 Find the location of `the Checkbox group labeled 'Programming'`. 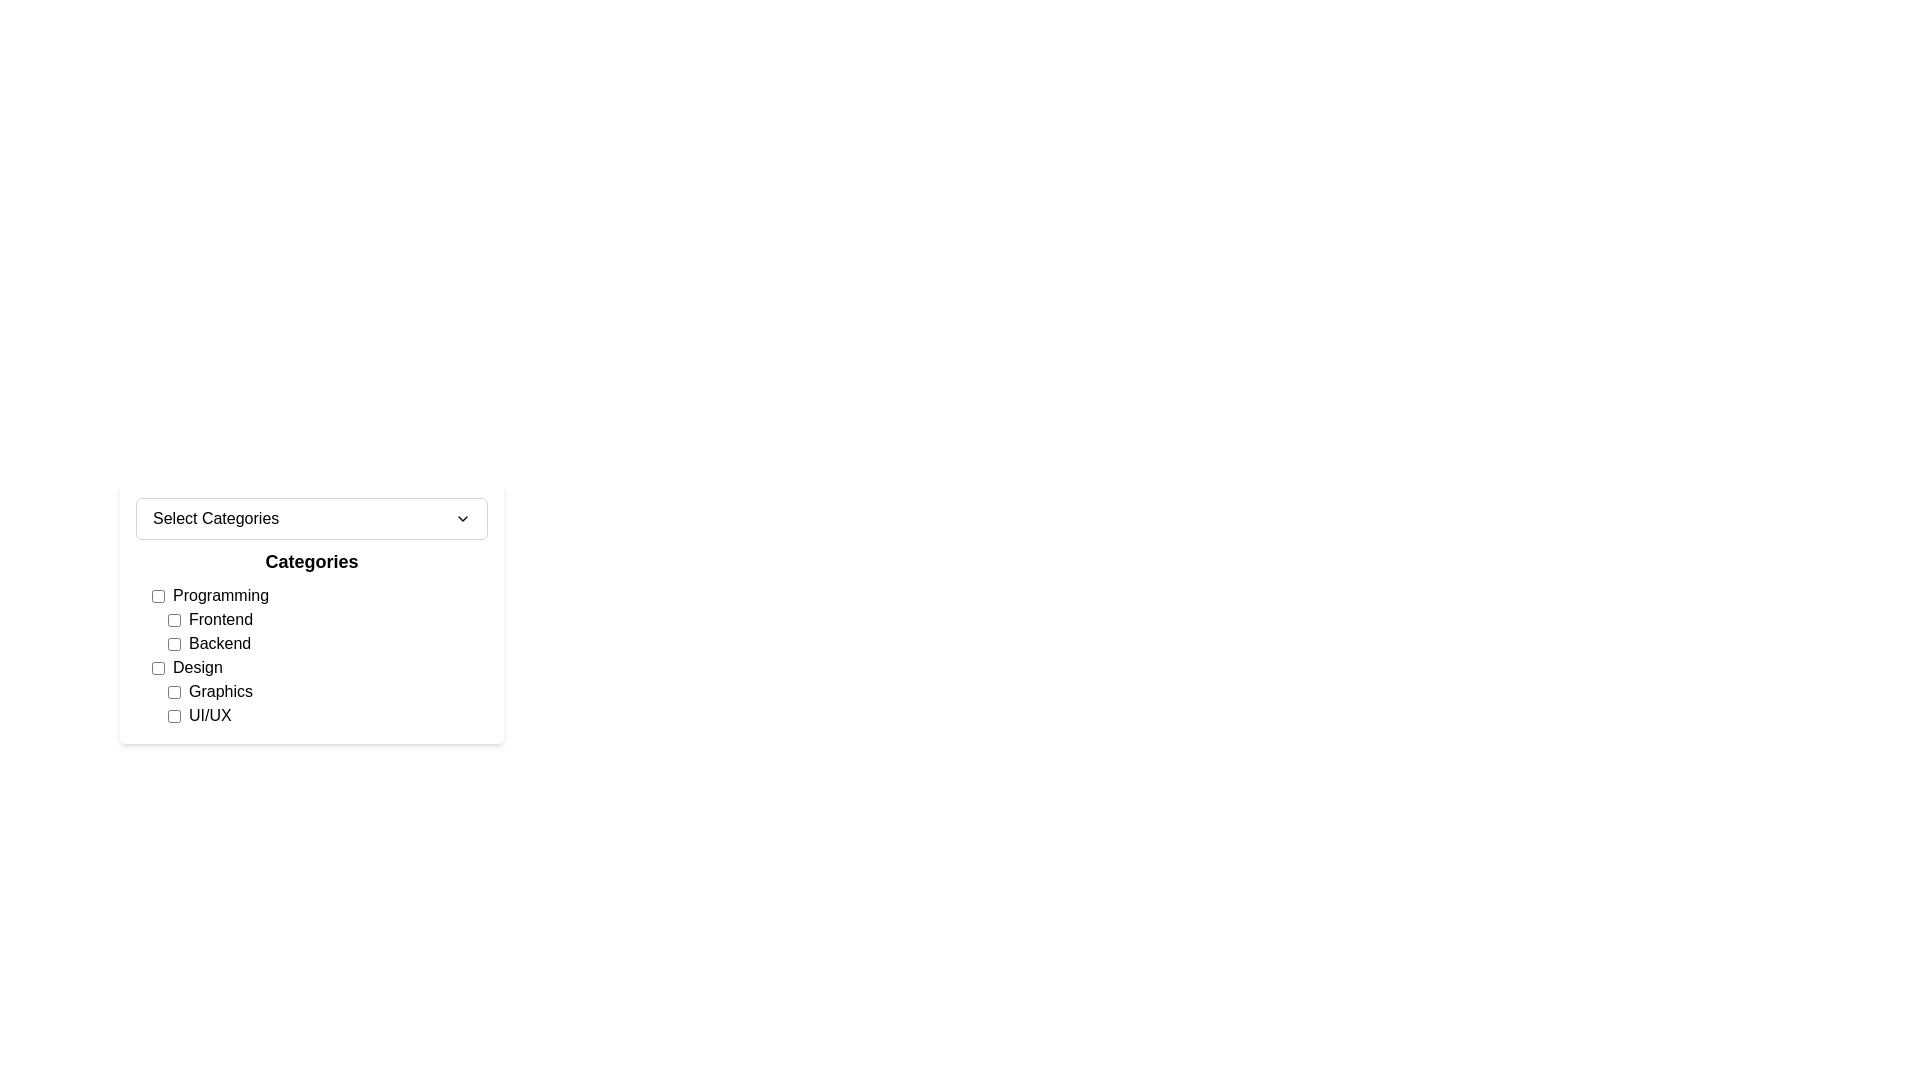

the Checkbox group labeled 'Programming' is located at coordinates (320, 619).